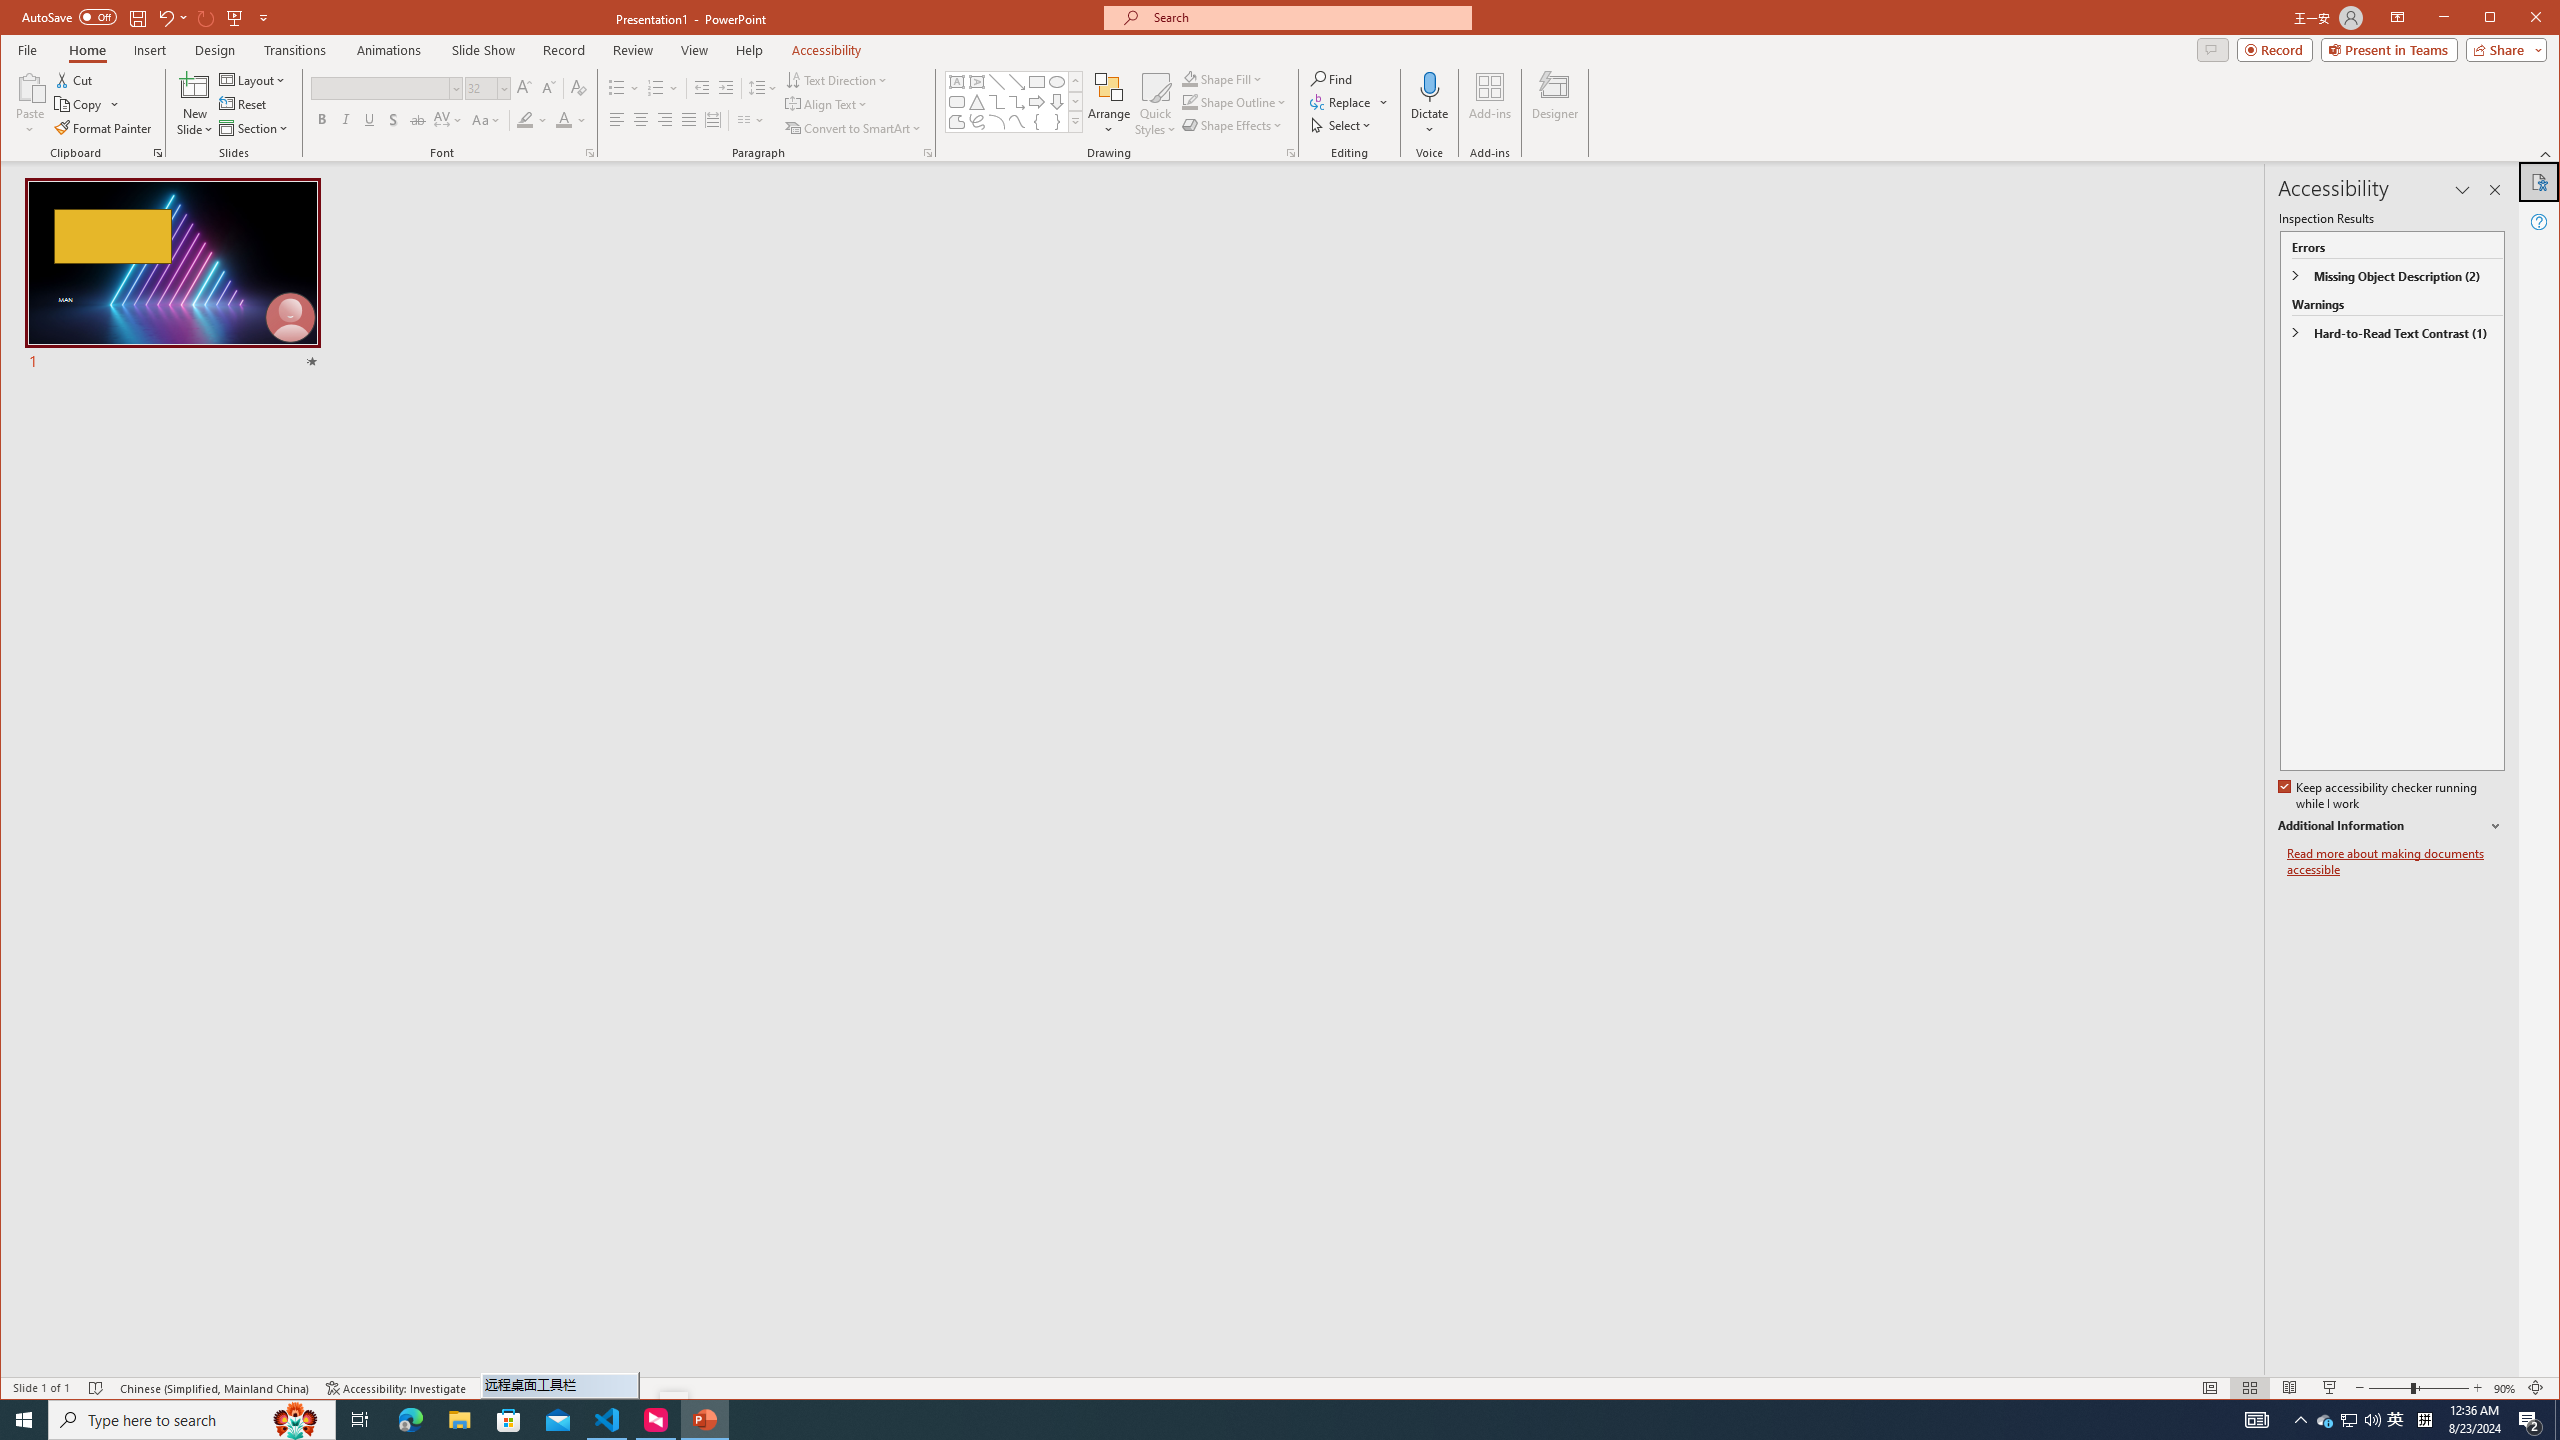 This screenshot has height=1440, width=2560. I want to click on 'Font', so click(379, 88).